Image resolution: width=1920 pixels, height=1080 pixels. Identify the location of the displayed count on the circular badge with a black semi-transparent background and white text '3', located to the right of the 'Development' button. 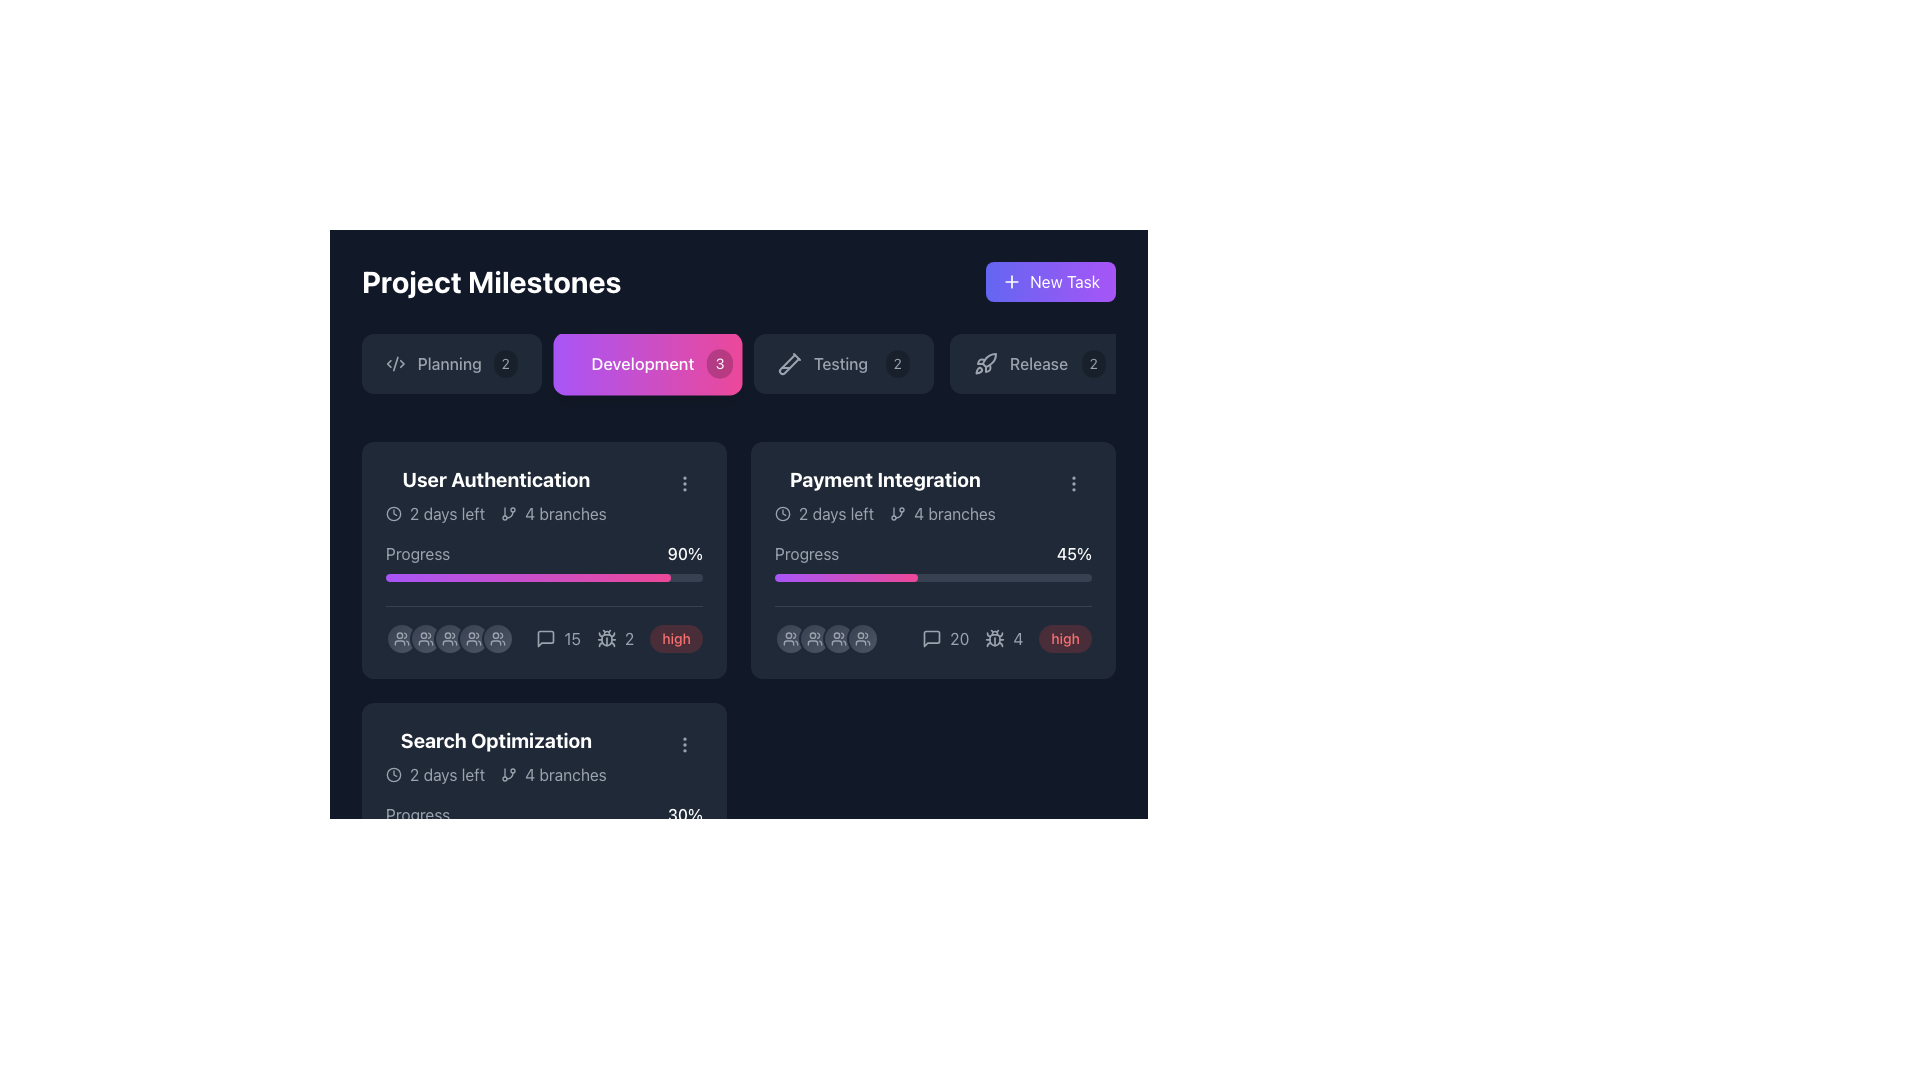
(720, 363).